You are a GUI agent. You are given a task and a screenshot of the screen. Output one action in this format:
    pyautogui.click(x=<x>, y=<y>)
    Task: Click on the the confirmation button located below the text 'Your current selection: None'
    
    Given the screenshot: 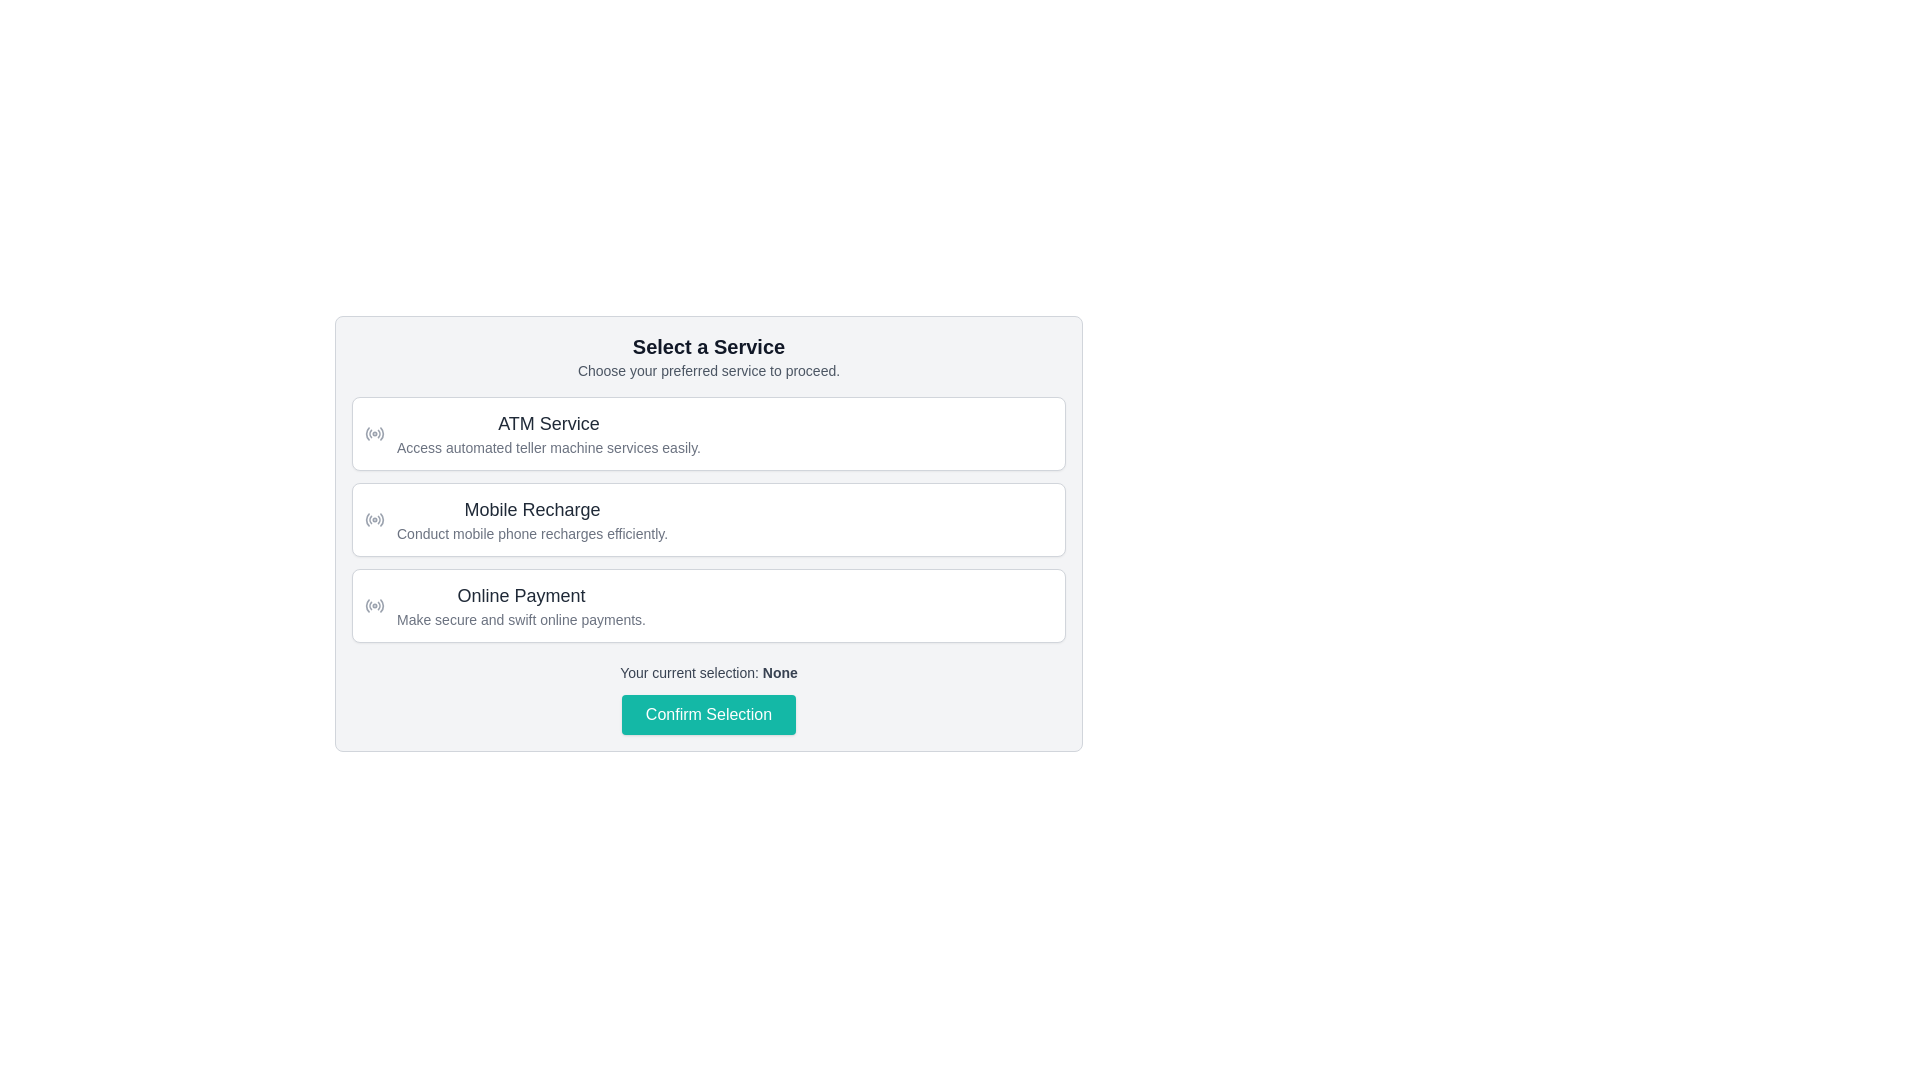 What is the action you would take?
    pyautogui.click(x=709, y=713)
    